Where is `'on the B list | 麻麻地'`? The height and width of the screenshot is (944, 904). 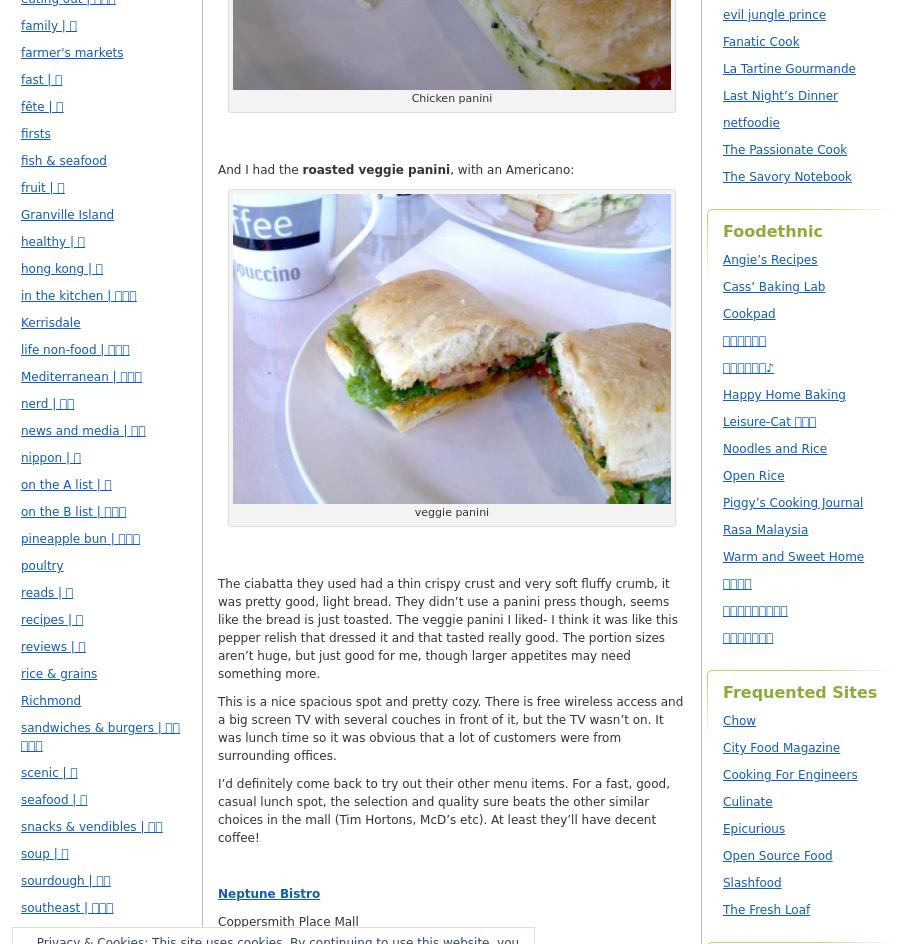
'on the B list | 麻麻地' is located at coordinates (73, 512).